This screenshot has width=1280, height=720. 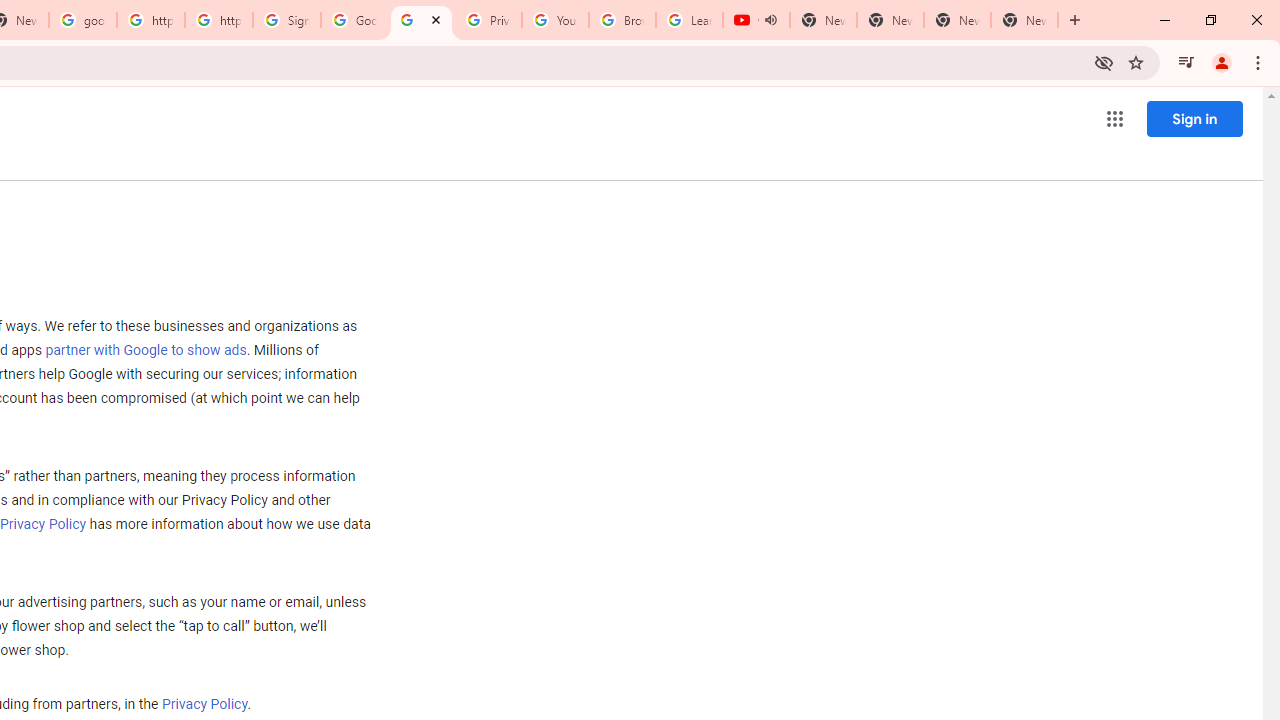 I want to click on 'New Tab', so click(x=1024, y=20).